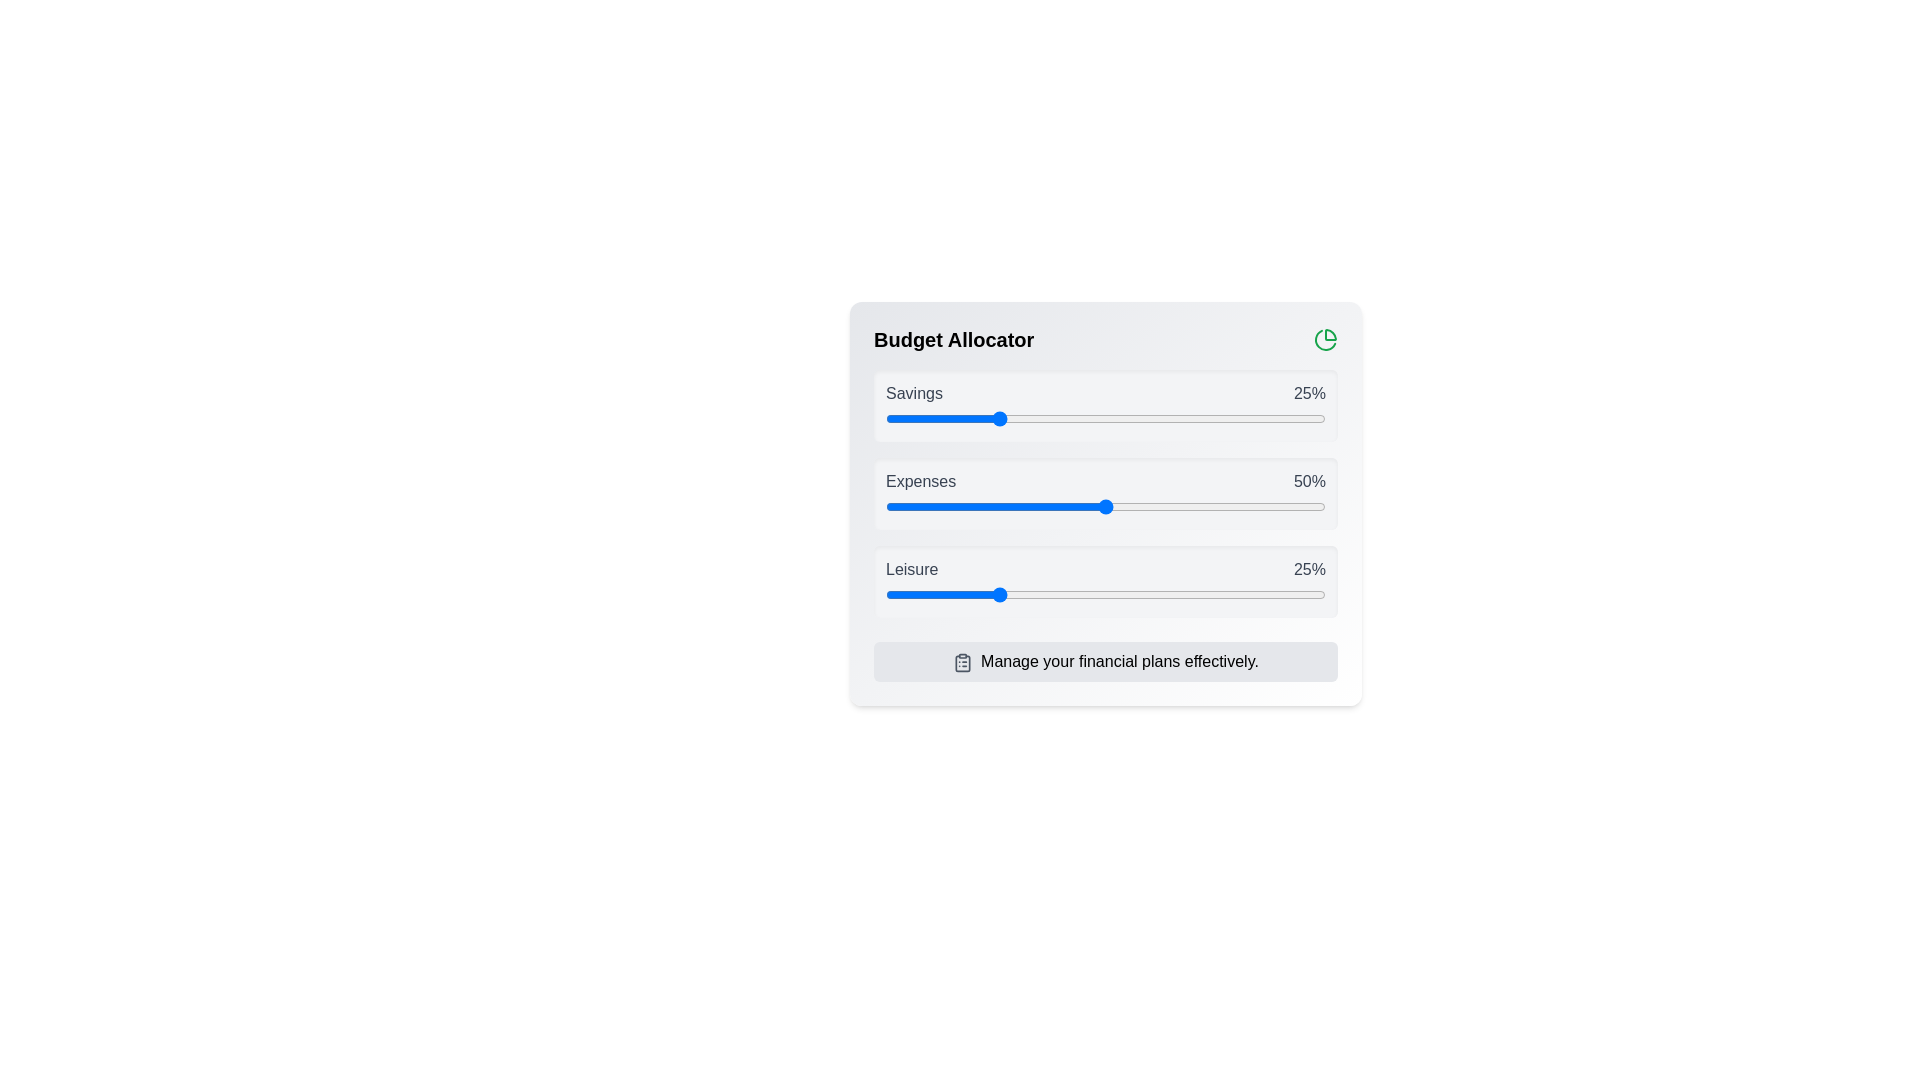 This screenshot has width=1920, height=1080. Describe the element at coordinates (960, 418) in the screenshot. I see `the slider for the category to set its percentage to 17` at that location.